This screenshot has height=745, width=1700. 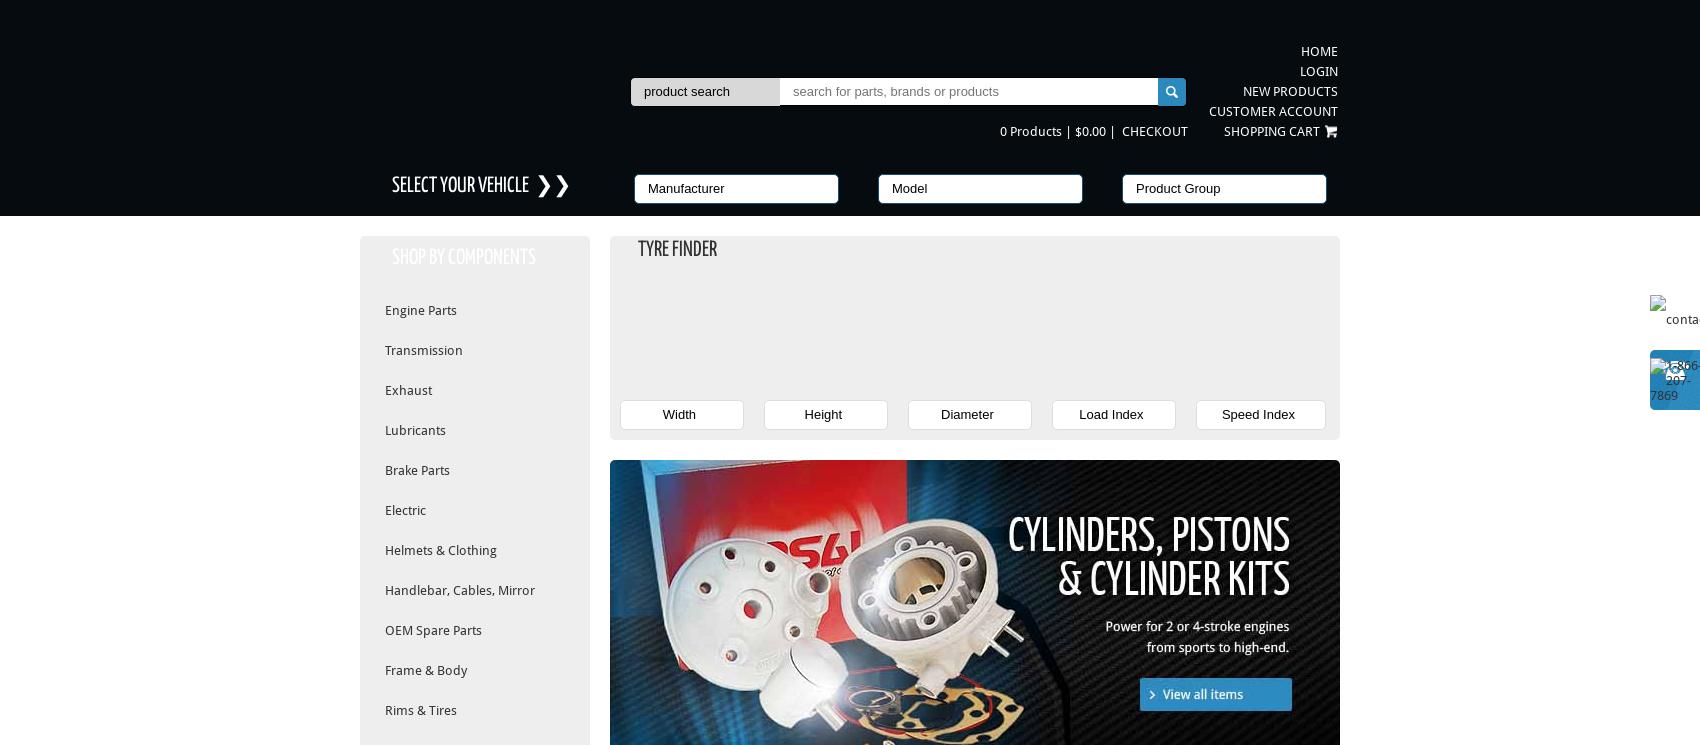 I want to click on 'OEM Spare Parts', so click(x=433, y=630).